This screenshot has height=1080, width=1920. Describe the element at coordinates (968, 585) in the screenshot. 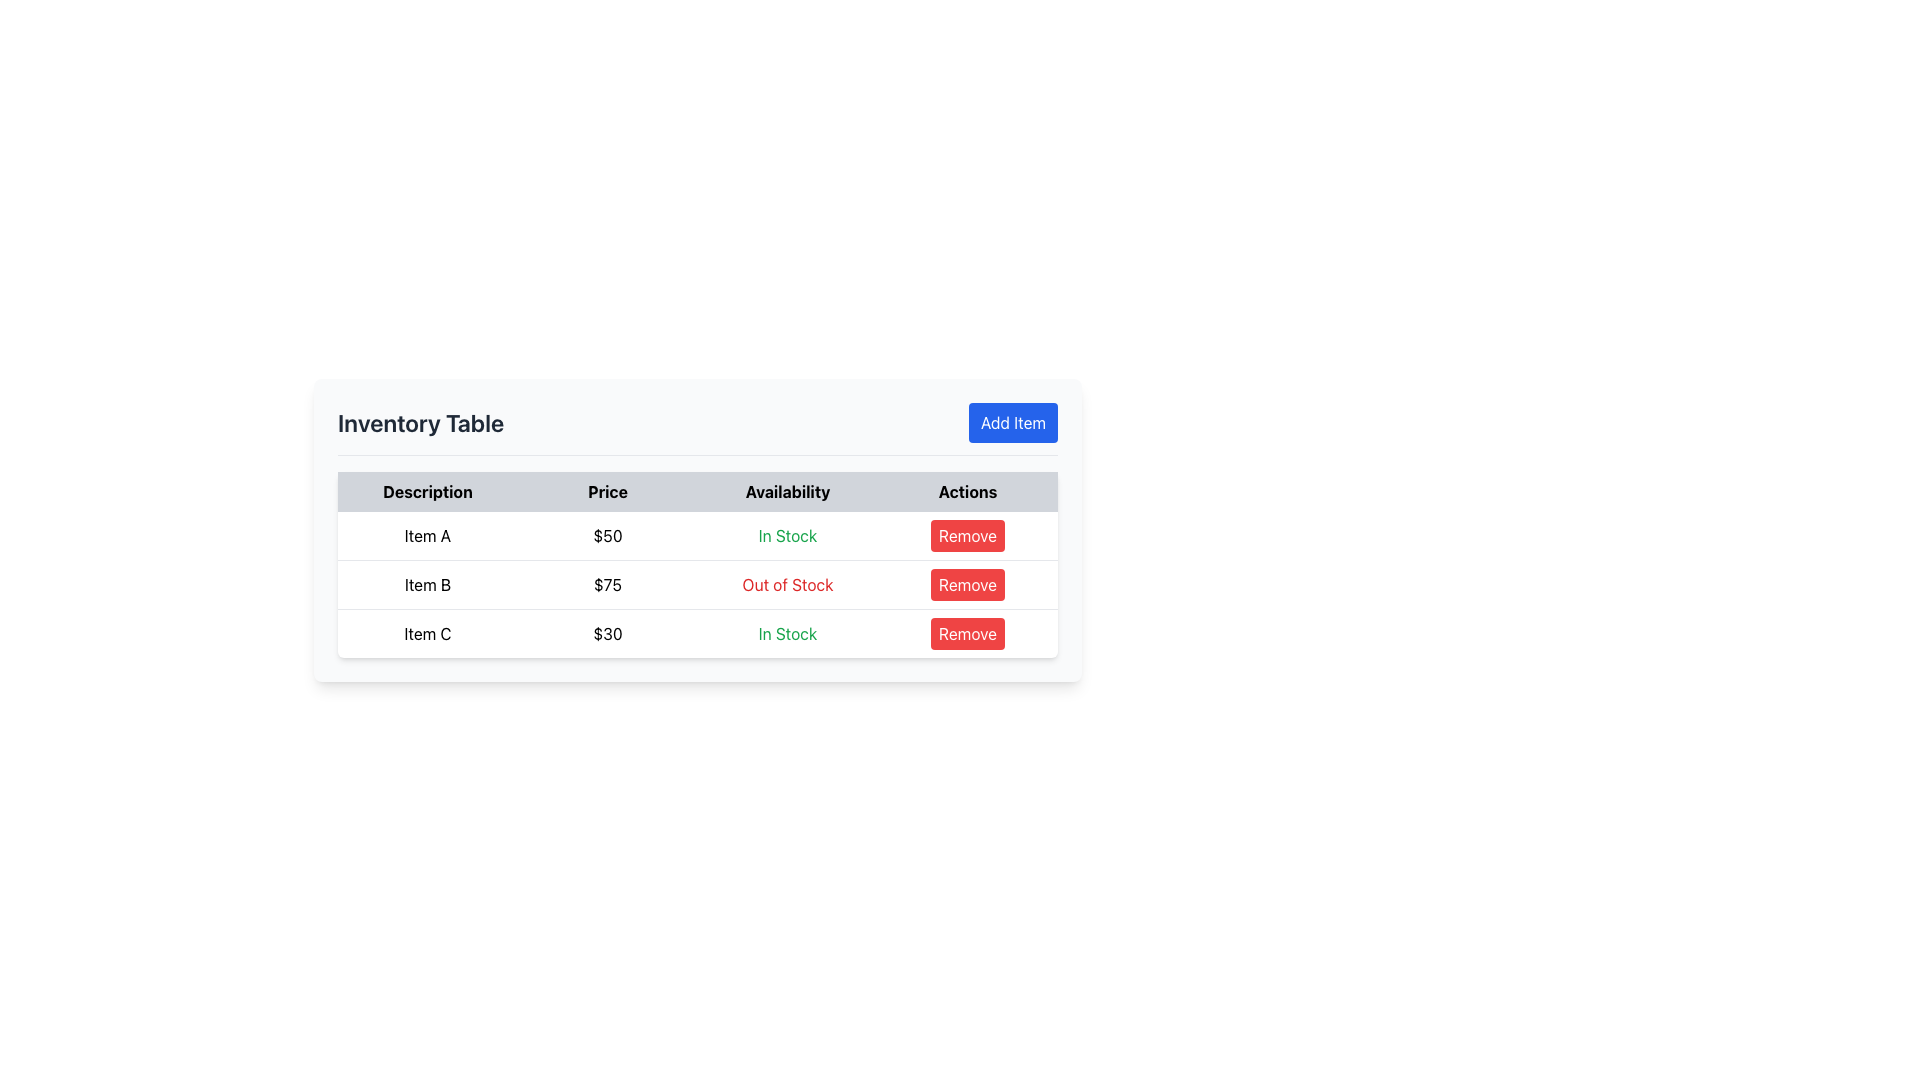

I see `the button in the 'Actions' column of the second row associated with 'Item B' to observe the hover effect` at that location.